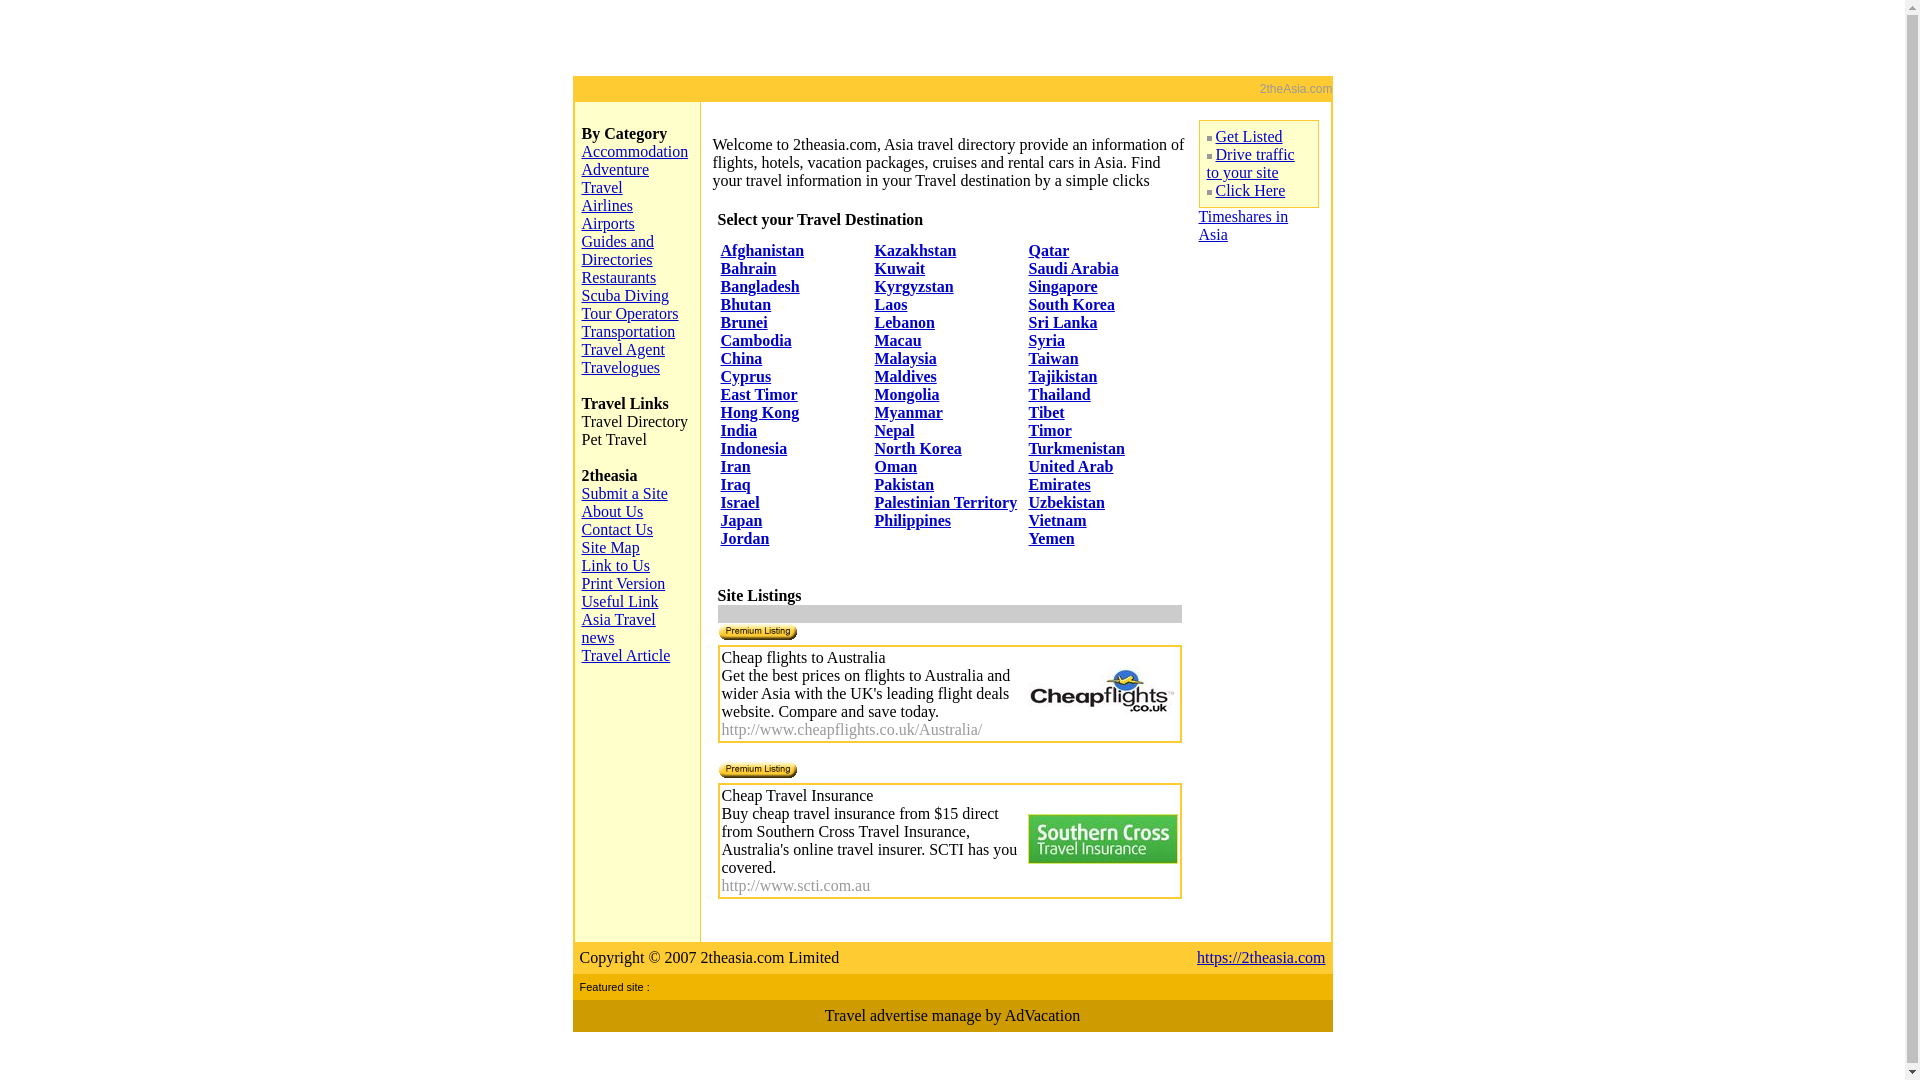 Image resolution: width=1920 pixels, height=1080 pixels. Describe the element at coordinates (627, 330) in the screenshot. I see `'Transportation'` at that location.